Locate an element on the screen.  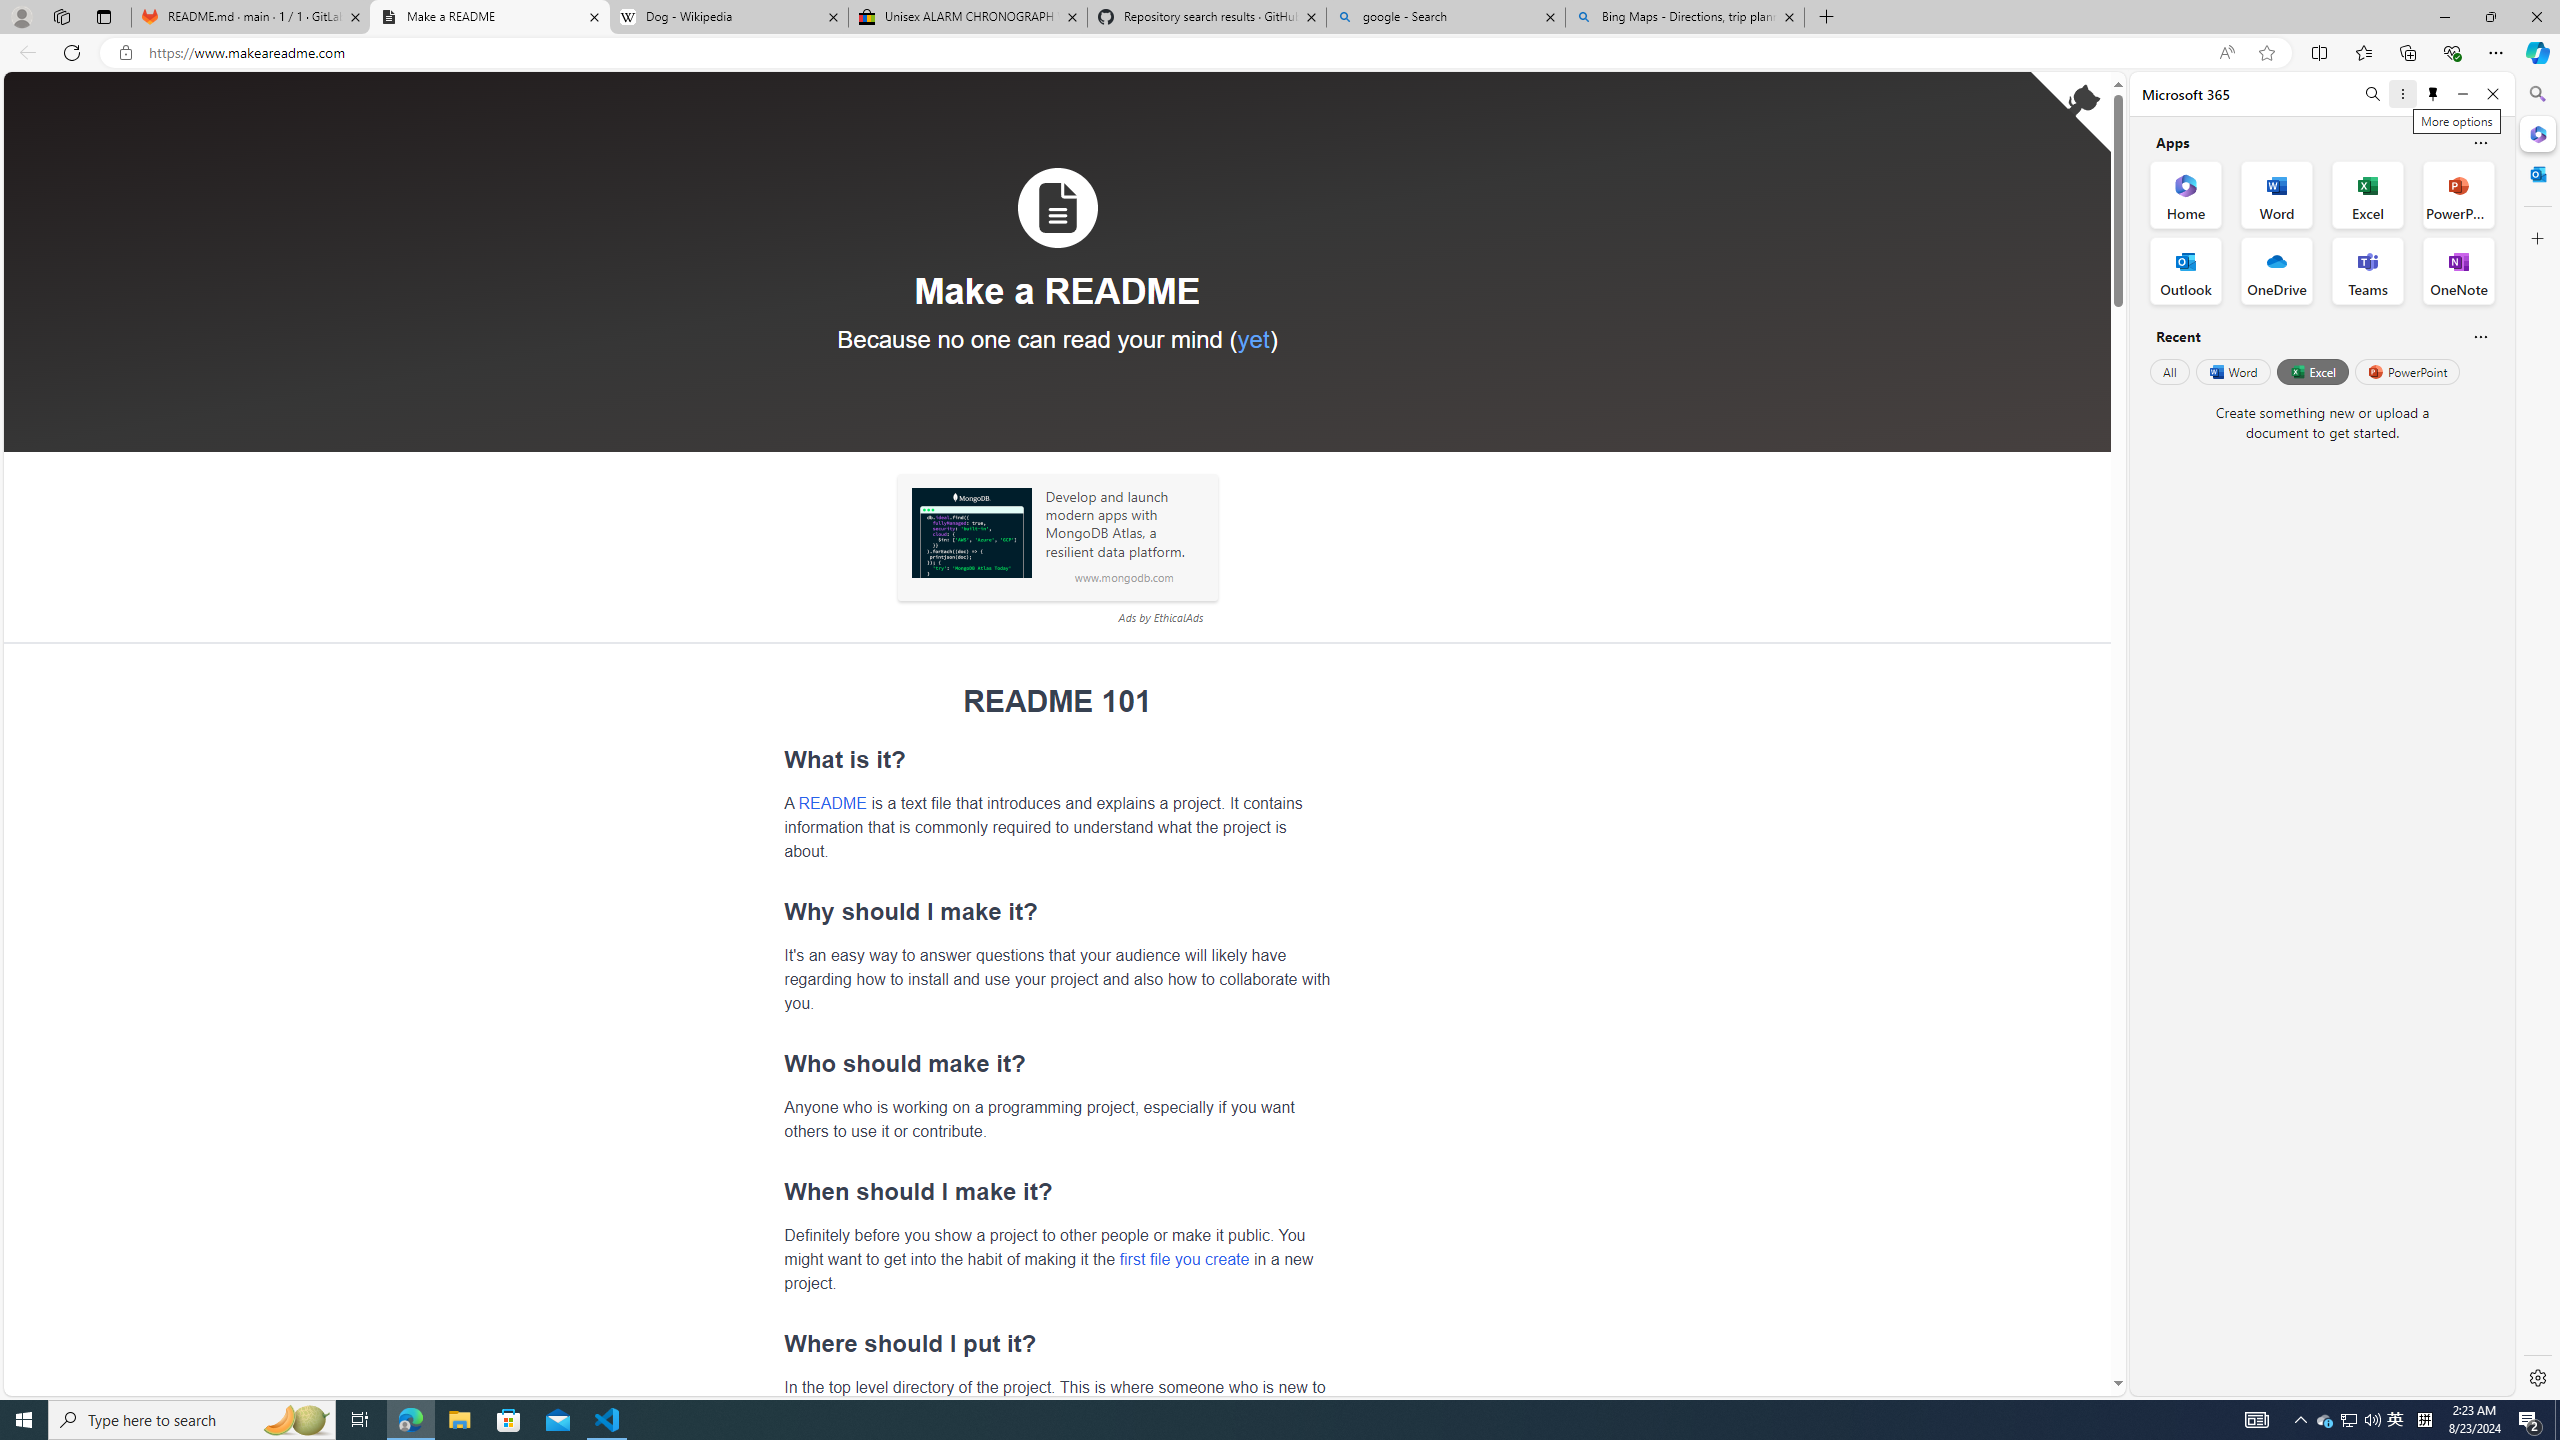
'All' is located at coordinates (2168, 371).